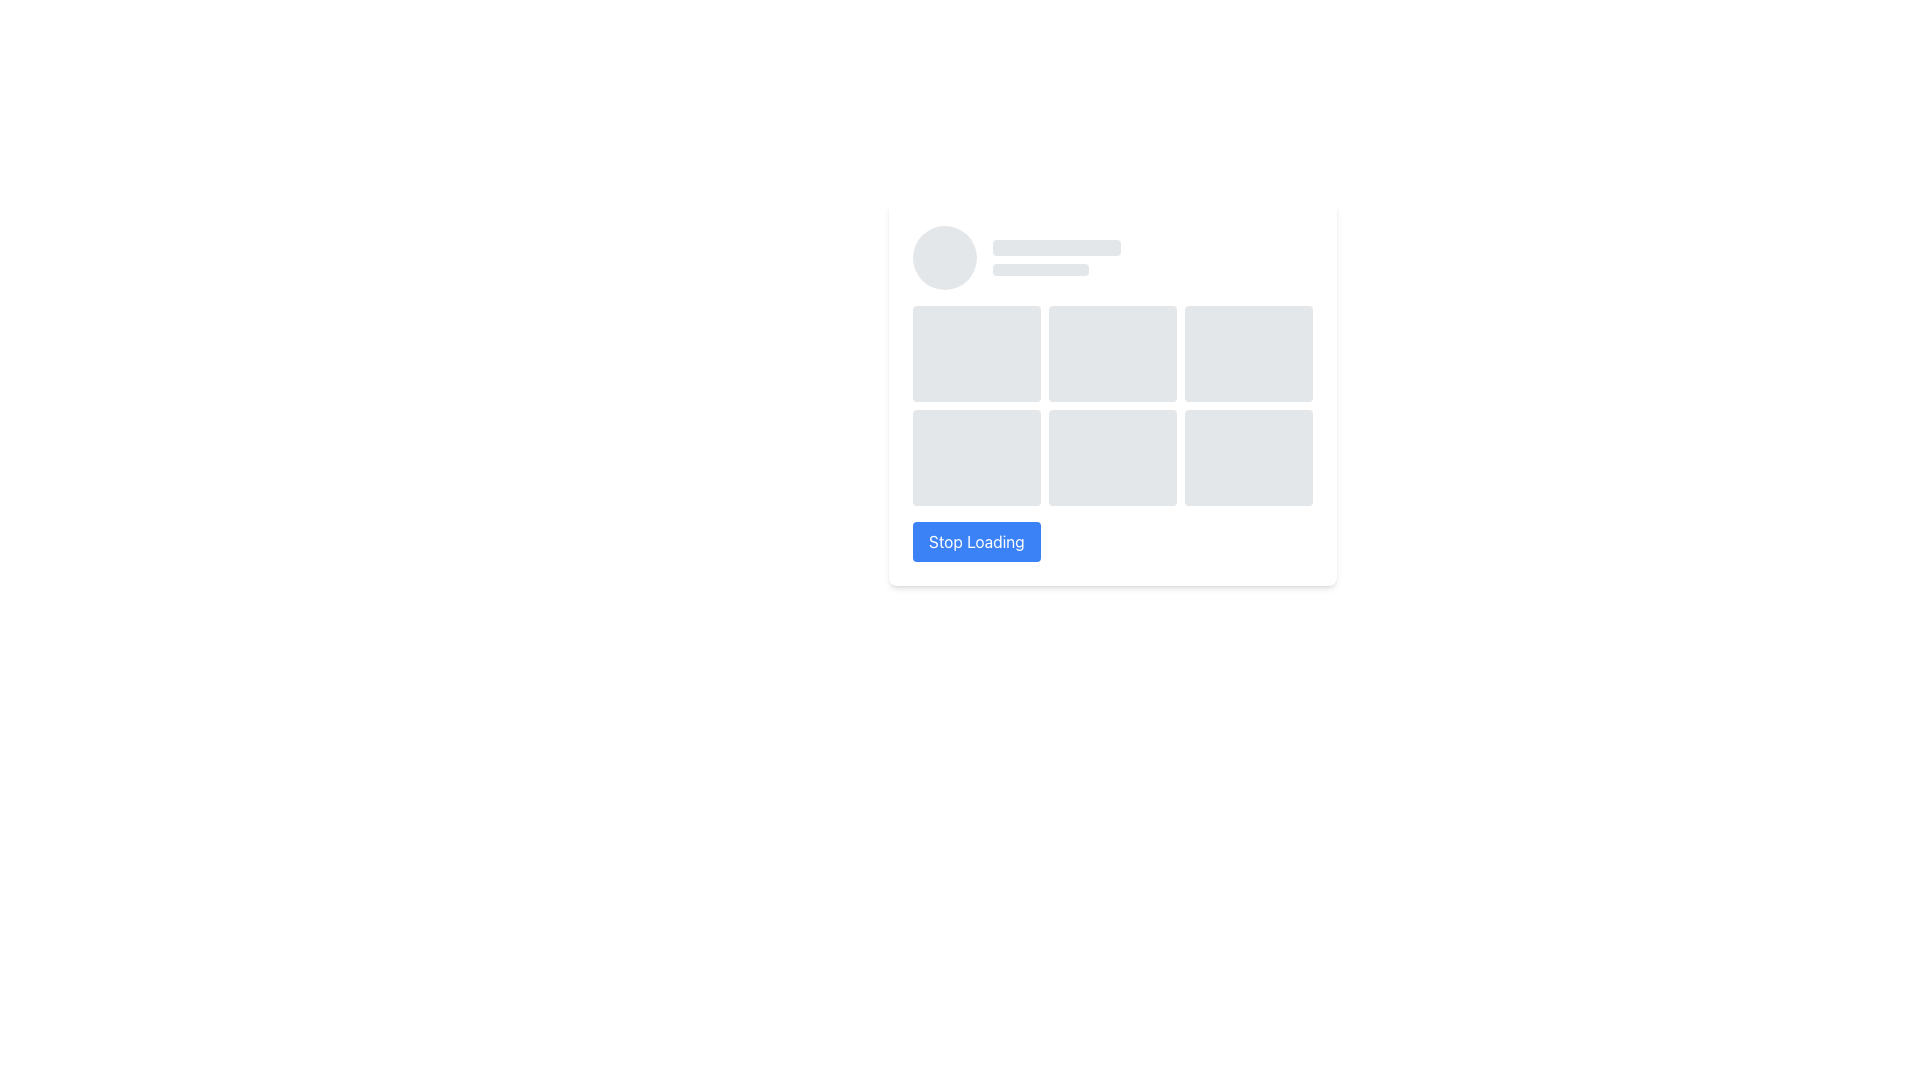  What do you see at coordinates (1247, 353) in the screenshot?
I see `the light gray rectangular loading skeleton placeholder located in the top row of a 3x2 grid layout, positioned as the third placeholder in that row` at bounding box center [1247, 353].